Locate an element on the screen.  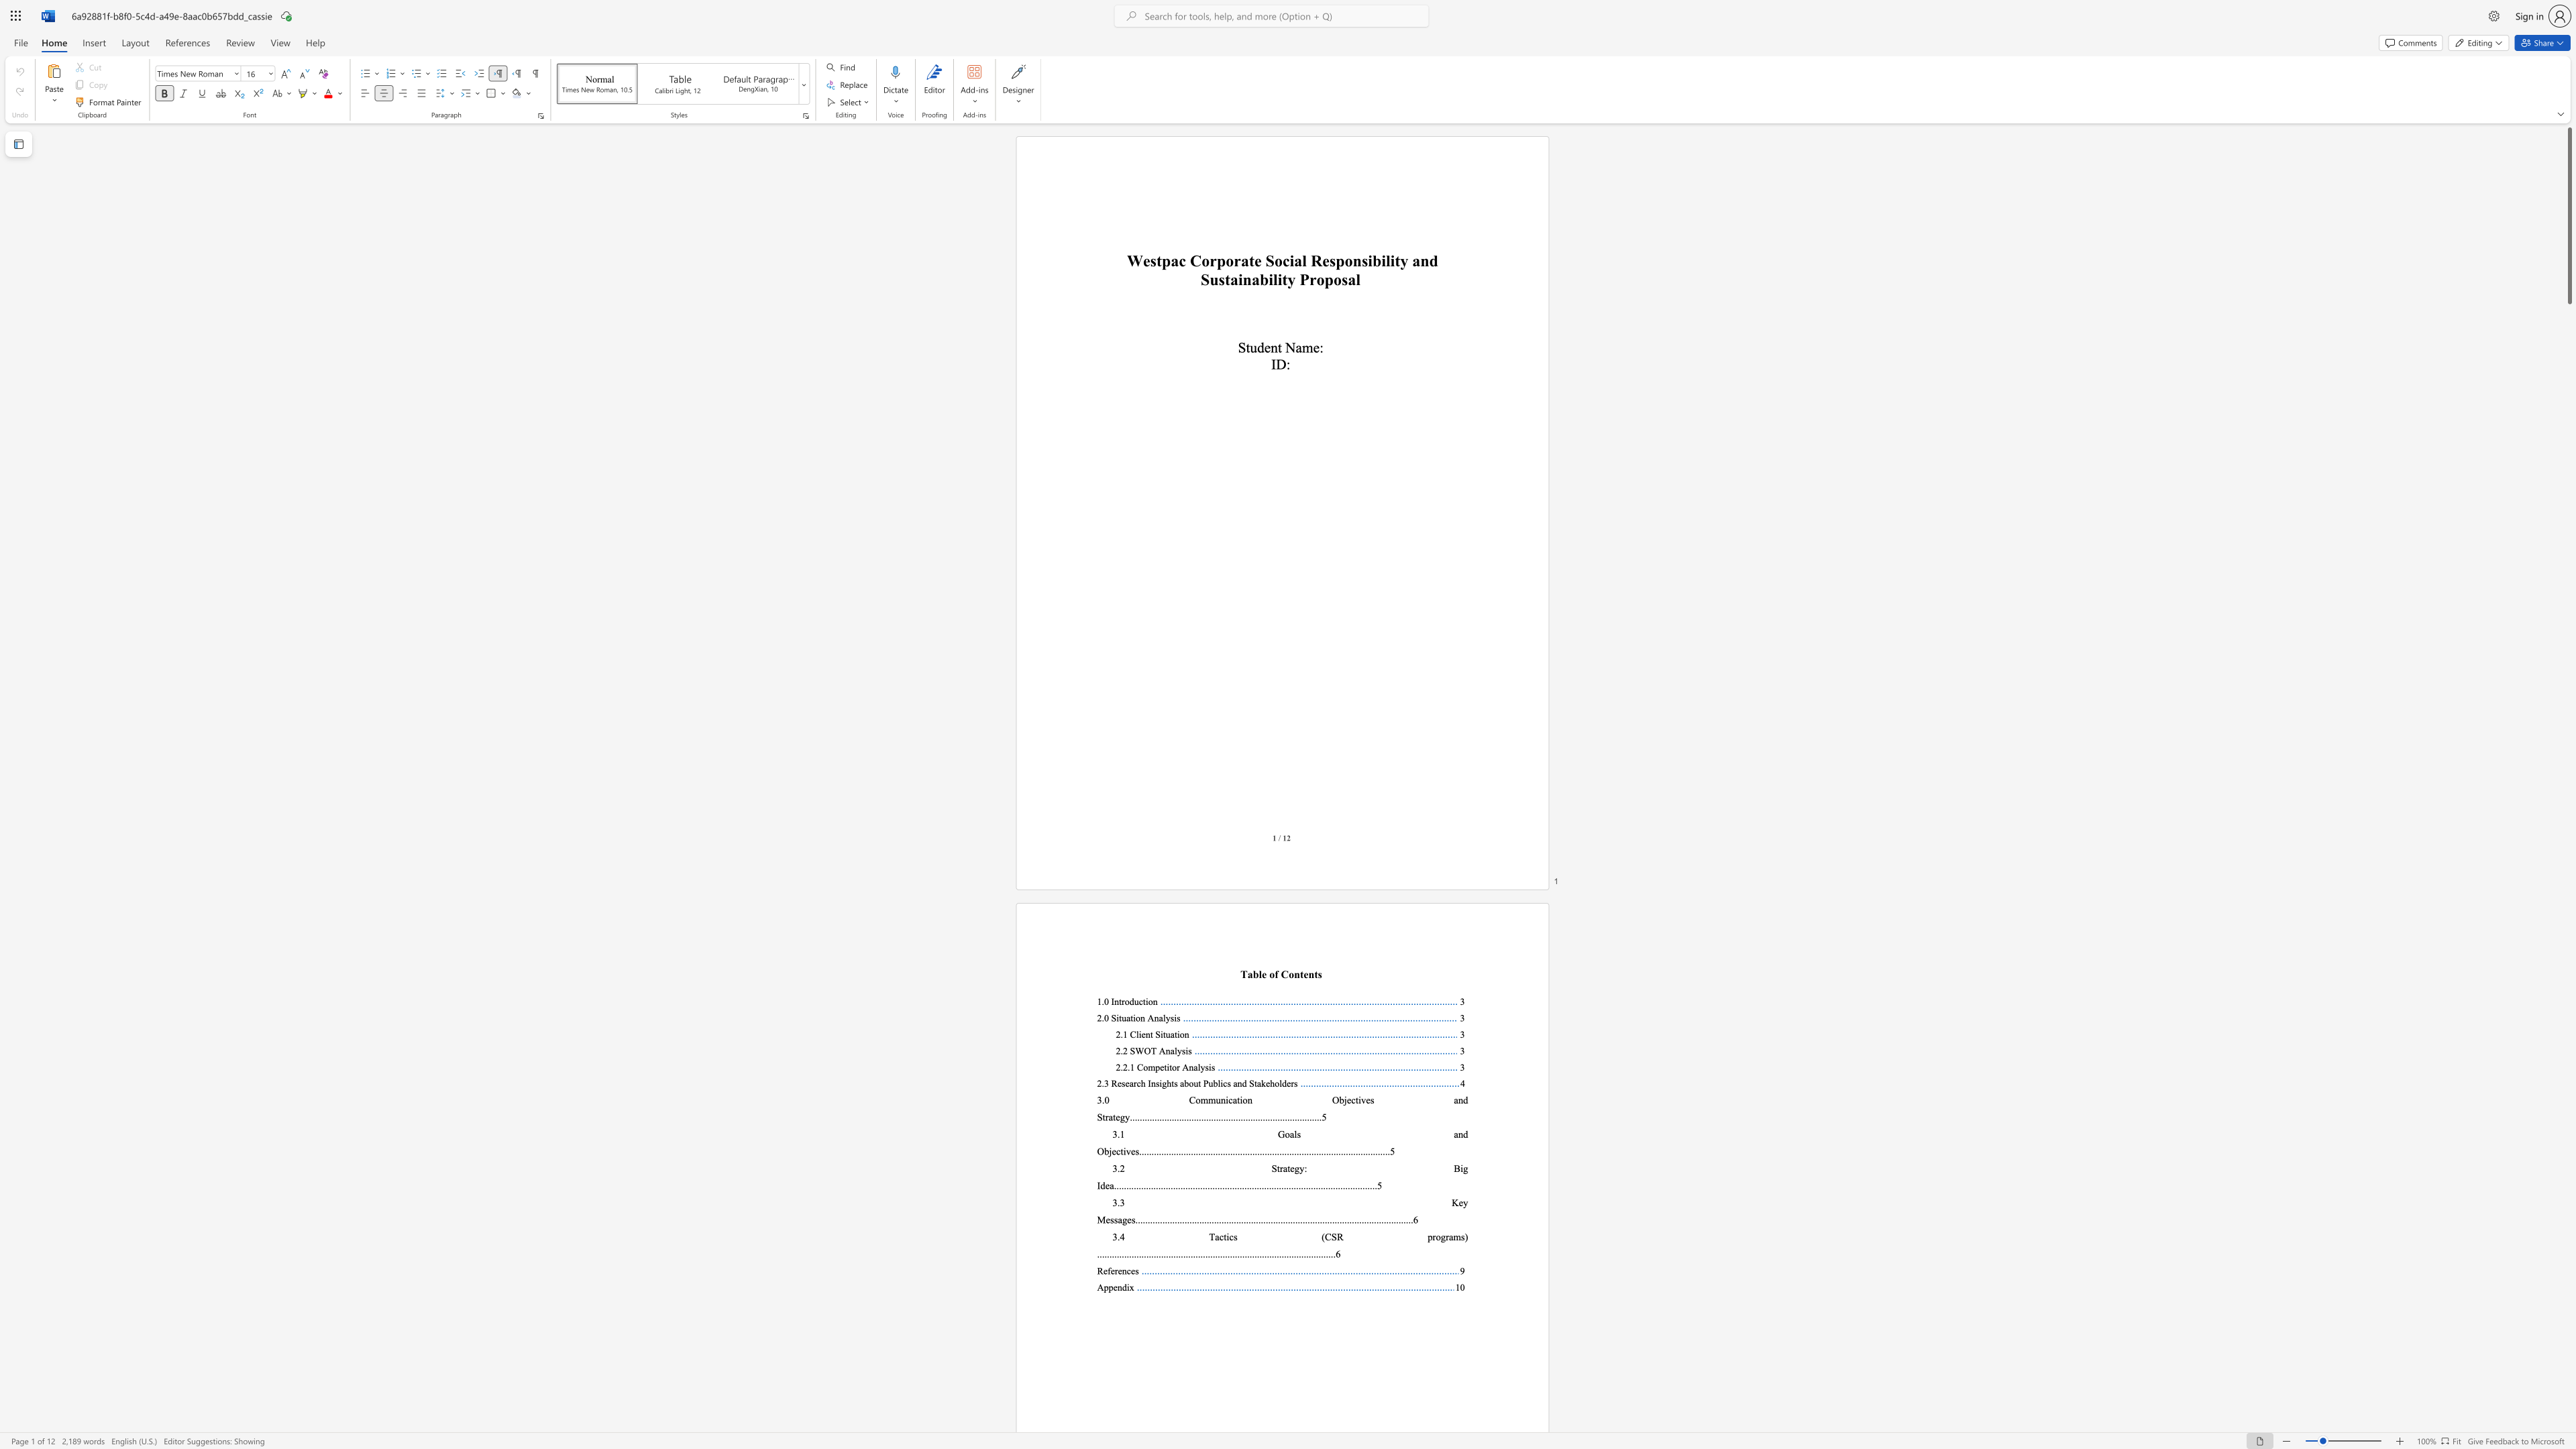
the 2th character "s" in the text is located at coordinates (1212, 1067).